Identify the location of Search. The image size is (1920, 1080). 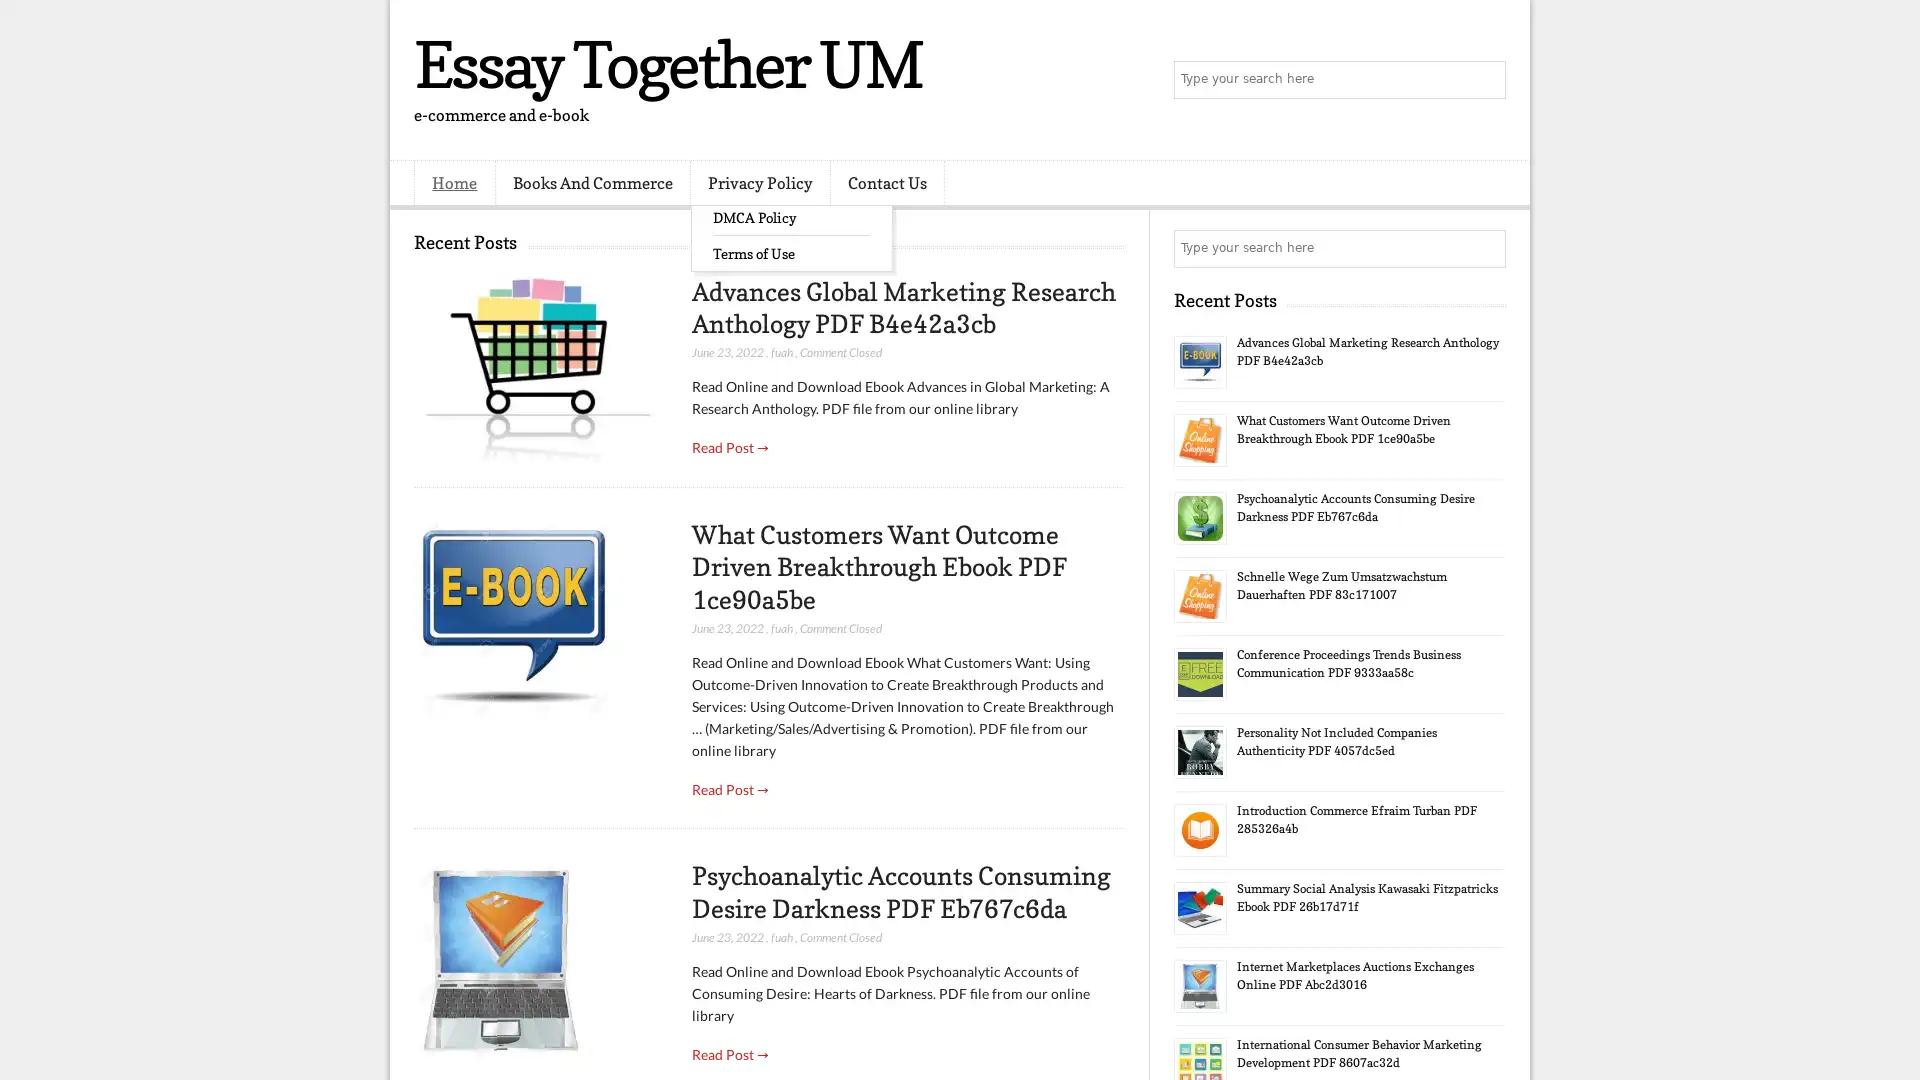
(1485, 80).